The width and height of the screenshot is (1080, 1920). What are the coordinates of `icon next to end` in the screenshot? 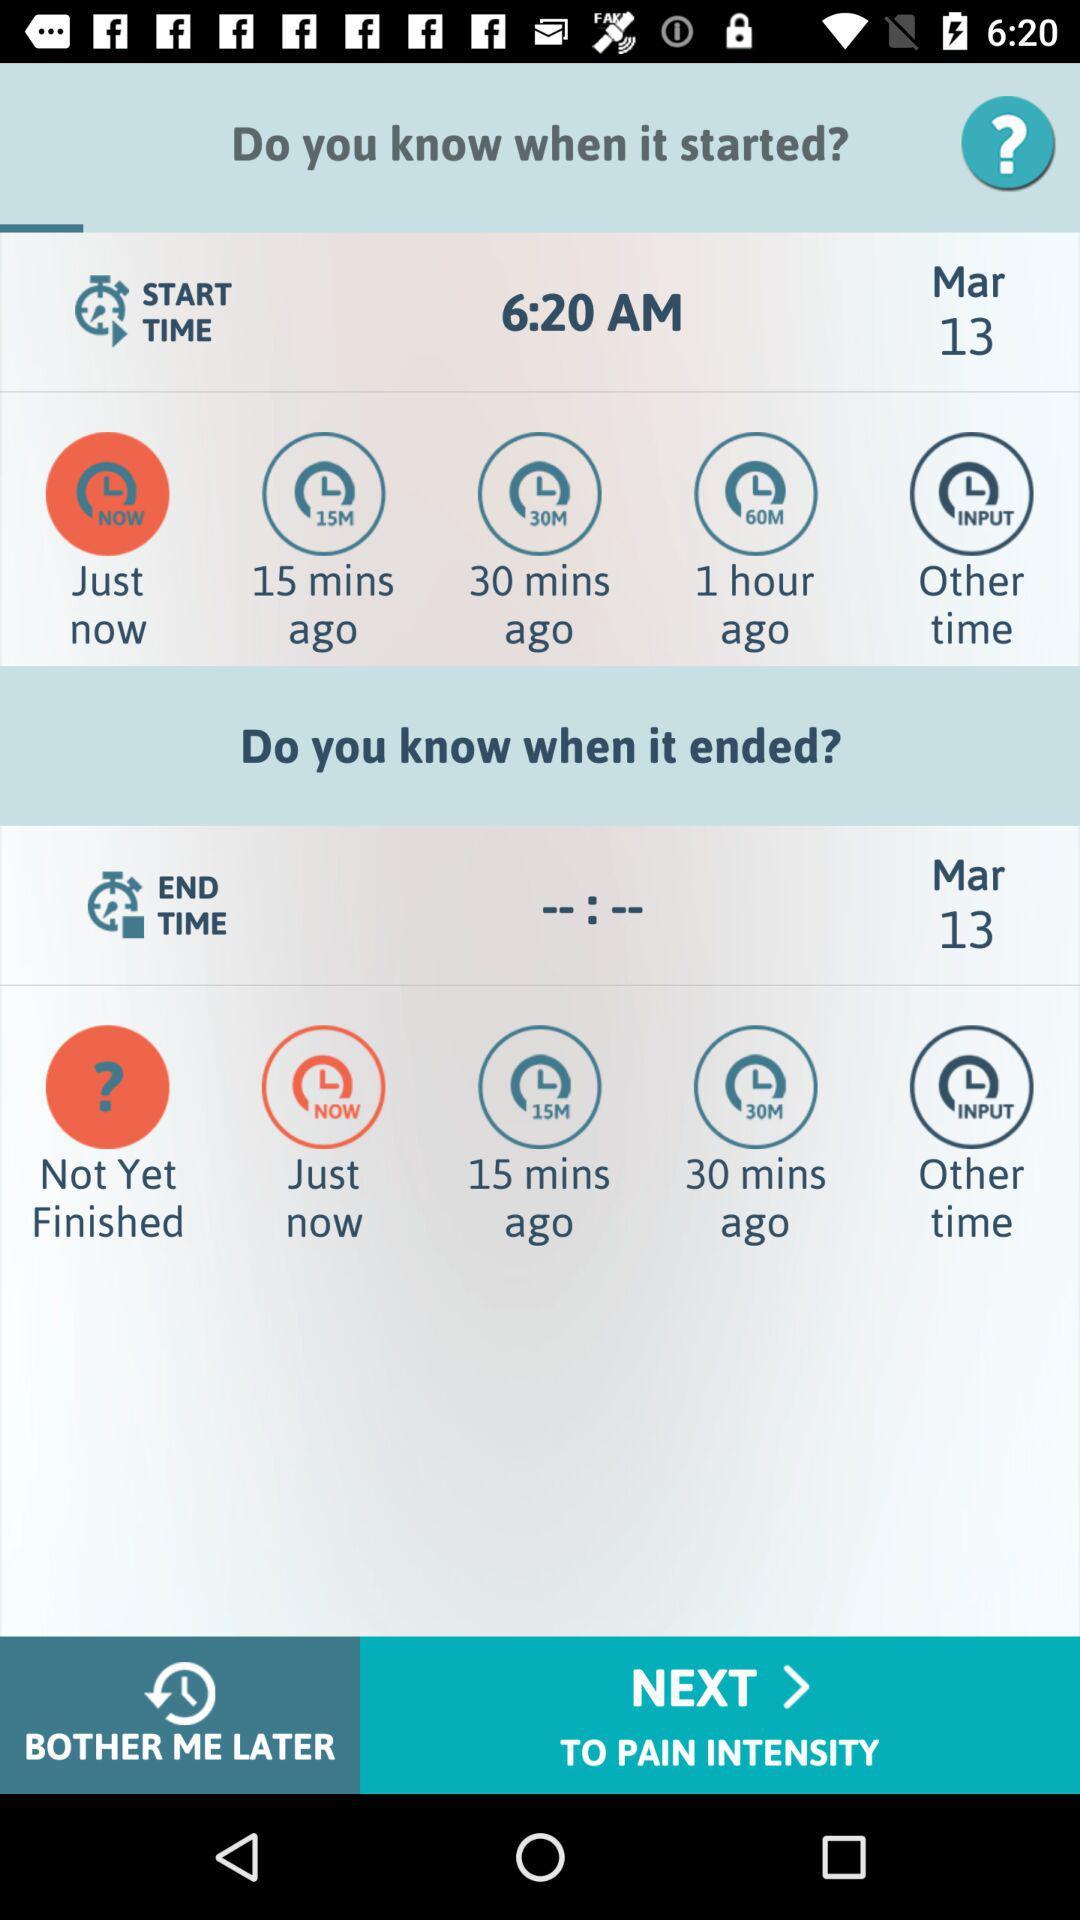 It's located at (591, 904).